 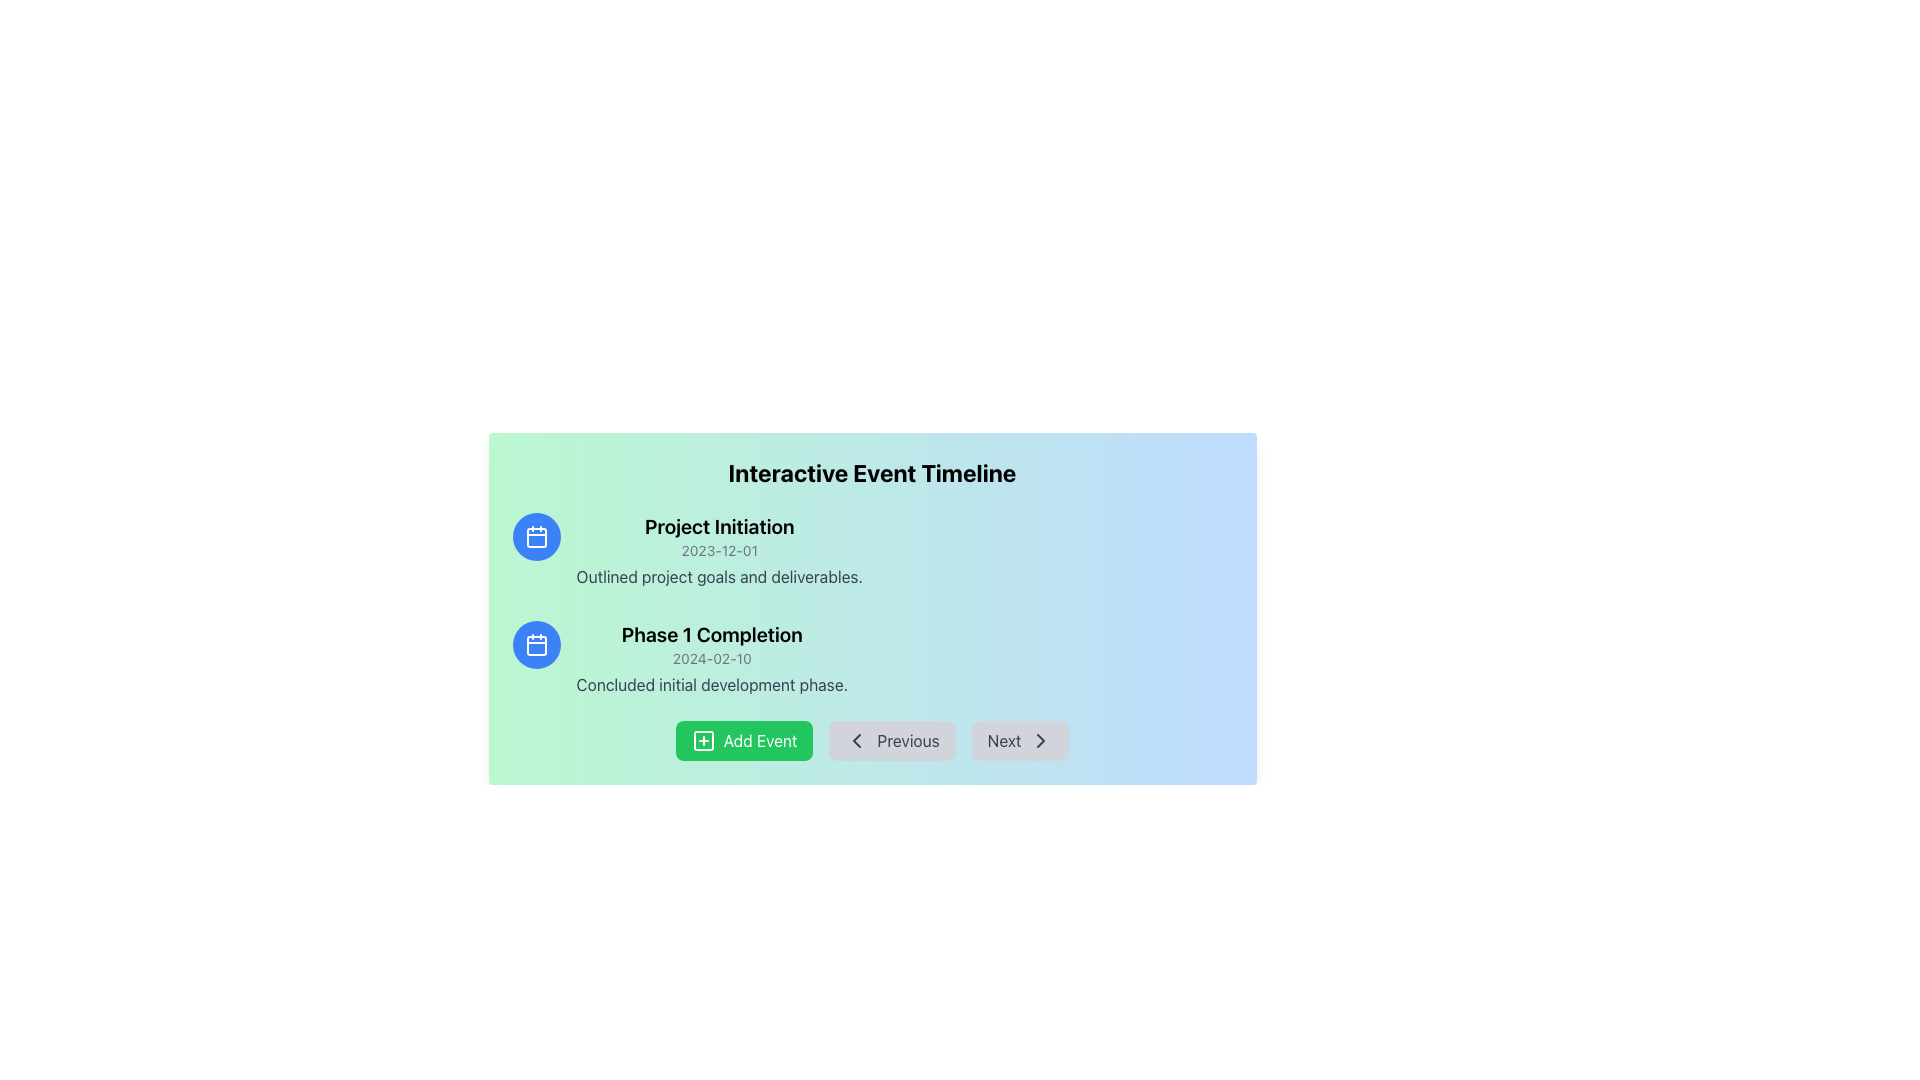 I want to click on the 'Previous' button, which has a light gray background and black text, so click(x=891, y=740).